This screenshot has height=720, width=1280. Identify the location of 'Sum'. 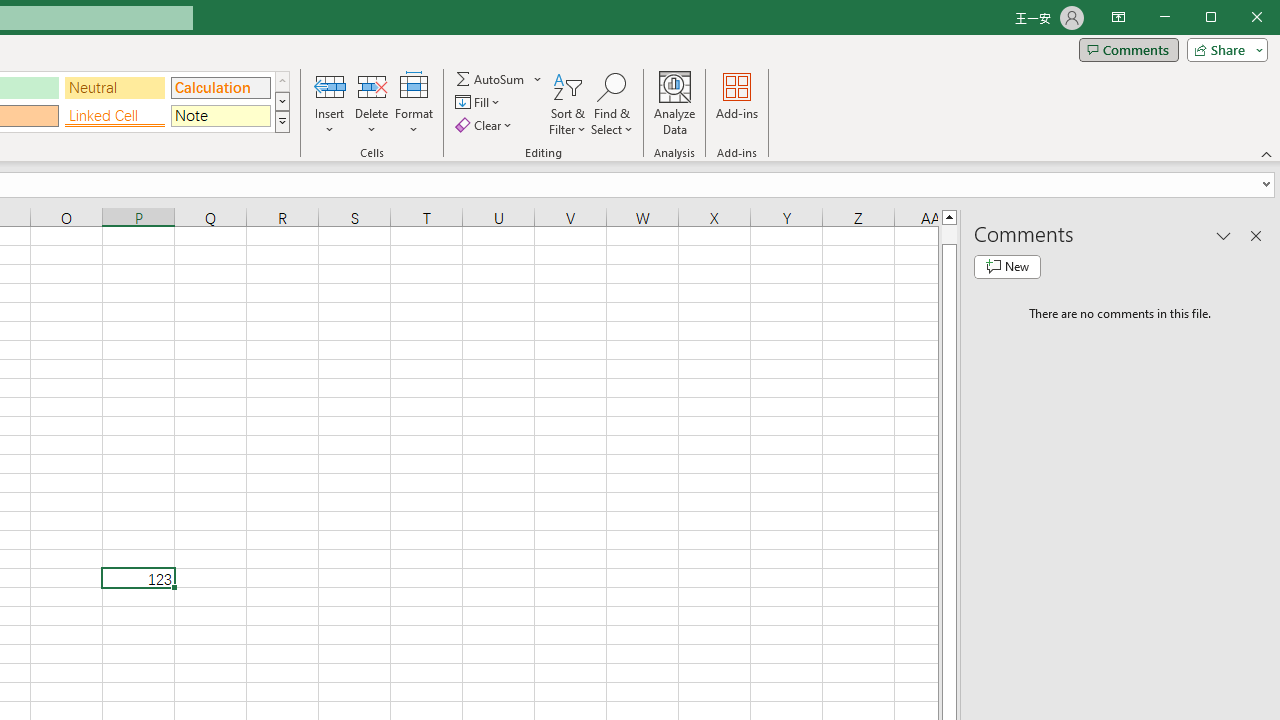
(491, 78).